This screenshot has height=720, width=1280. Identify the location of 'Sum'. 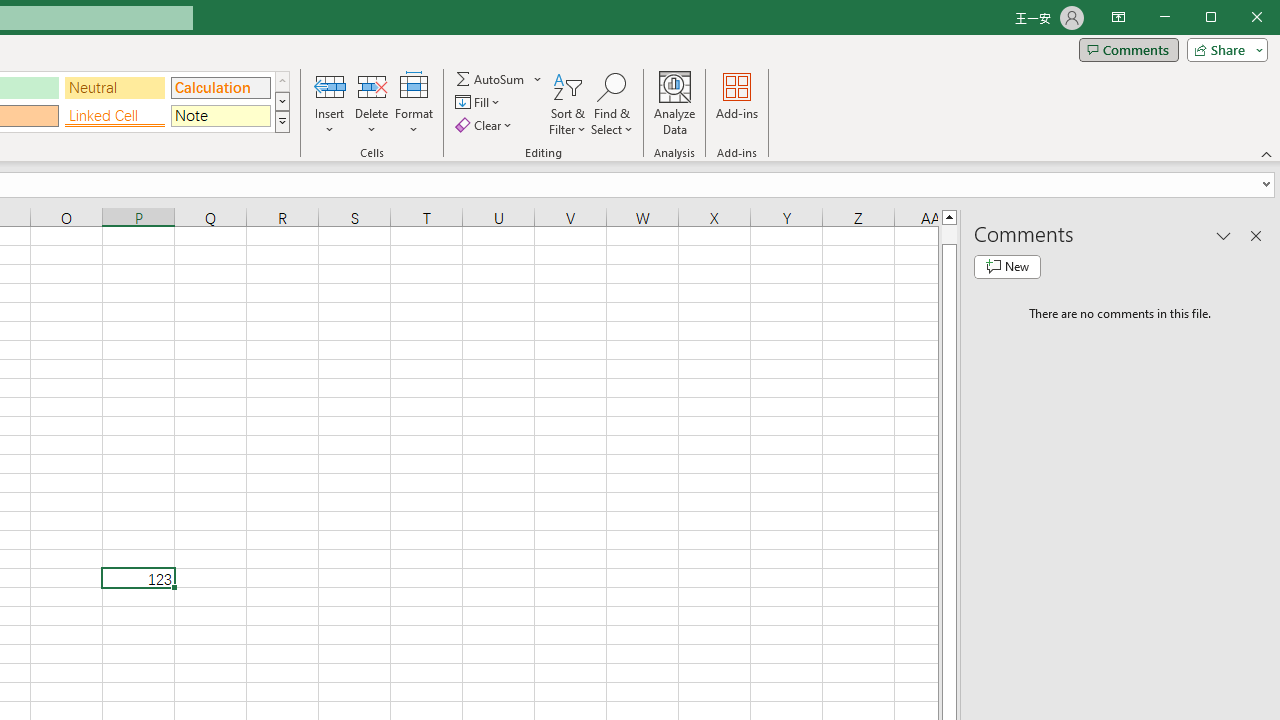
(491, 78).